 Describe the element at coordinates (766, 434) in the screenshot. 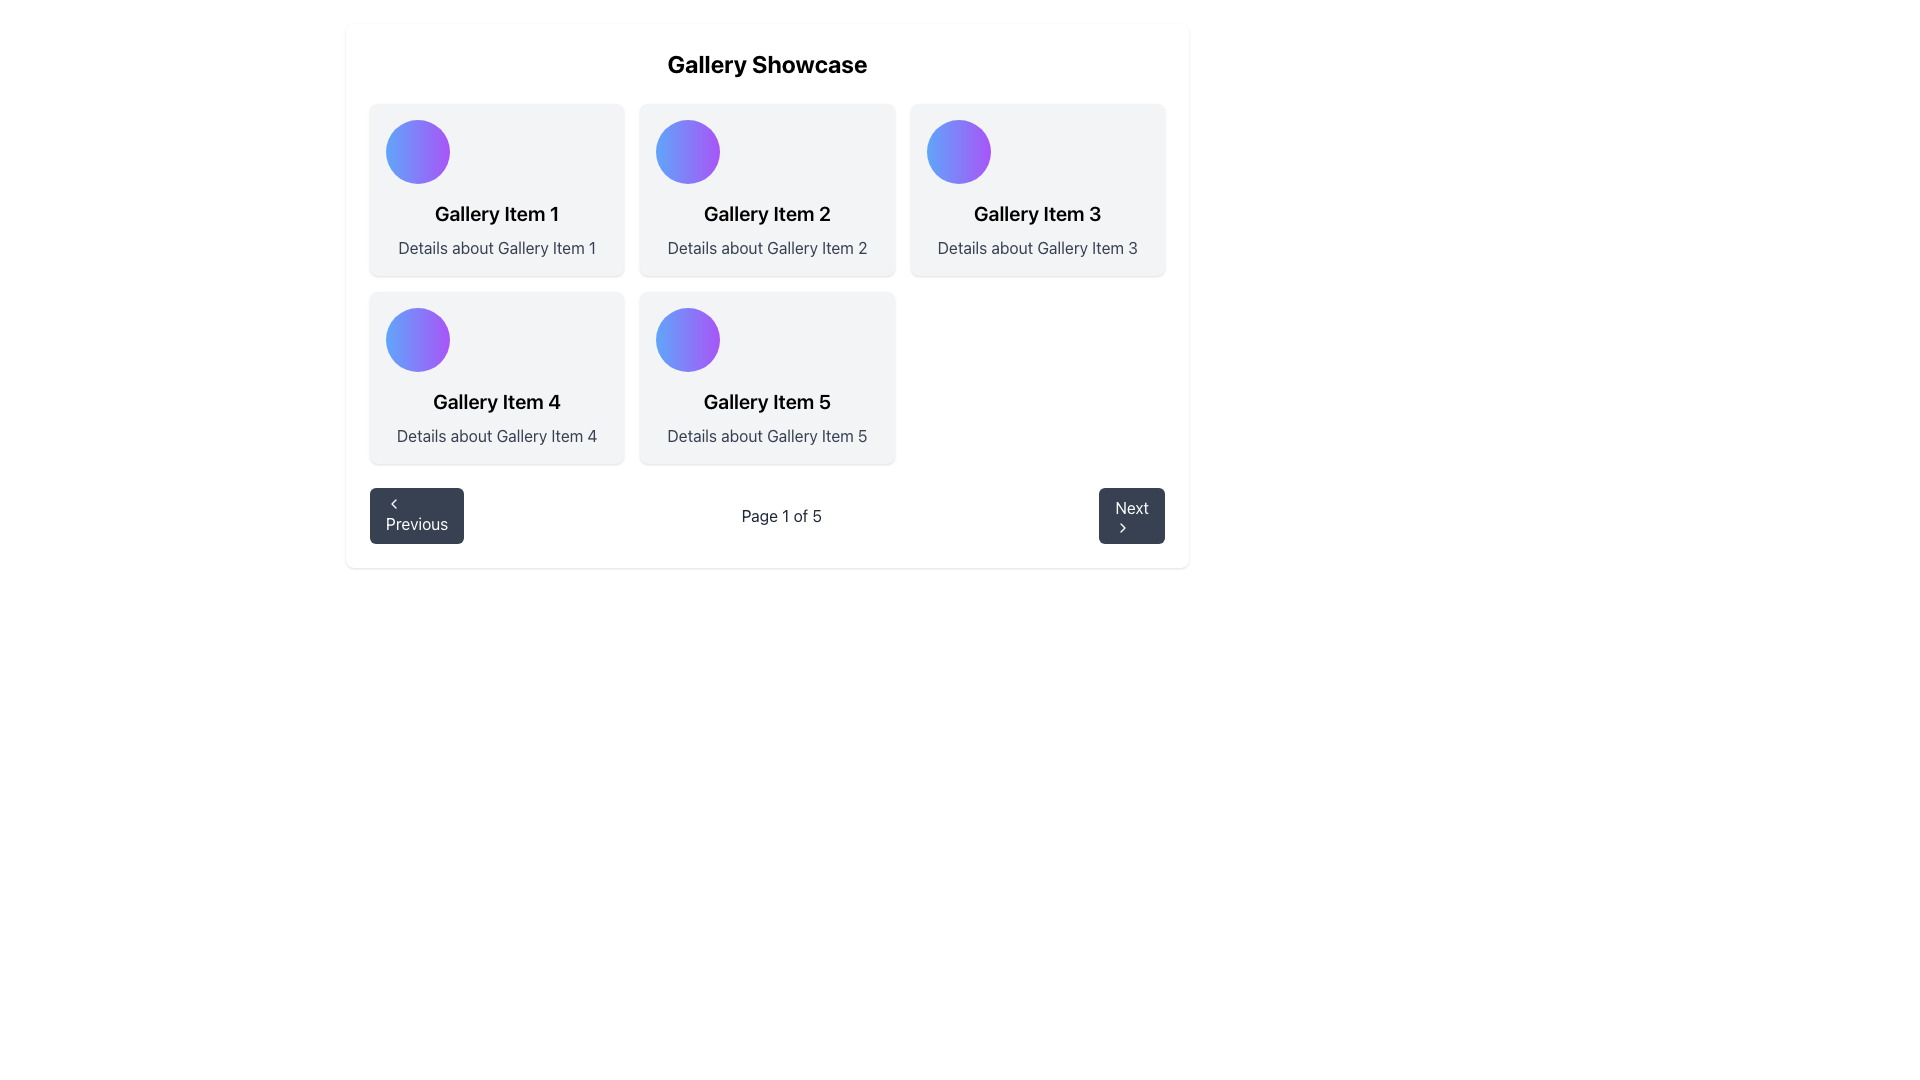

I see `the static text element displaying 'Details about Gallery Item 5', which is styled with a gray color and positioned at the bottom of the card for Gallery Item 5` at that location.